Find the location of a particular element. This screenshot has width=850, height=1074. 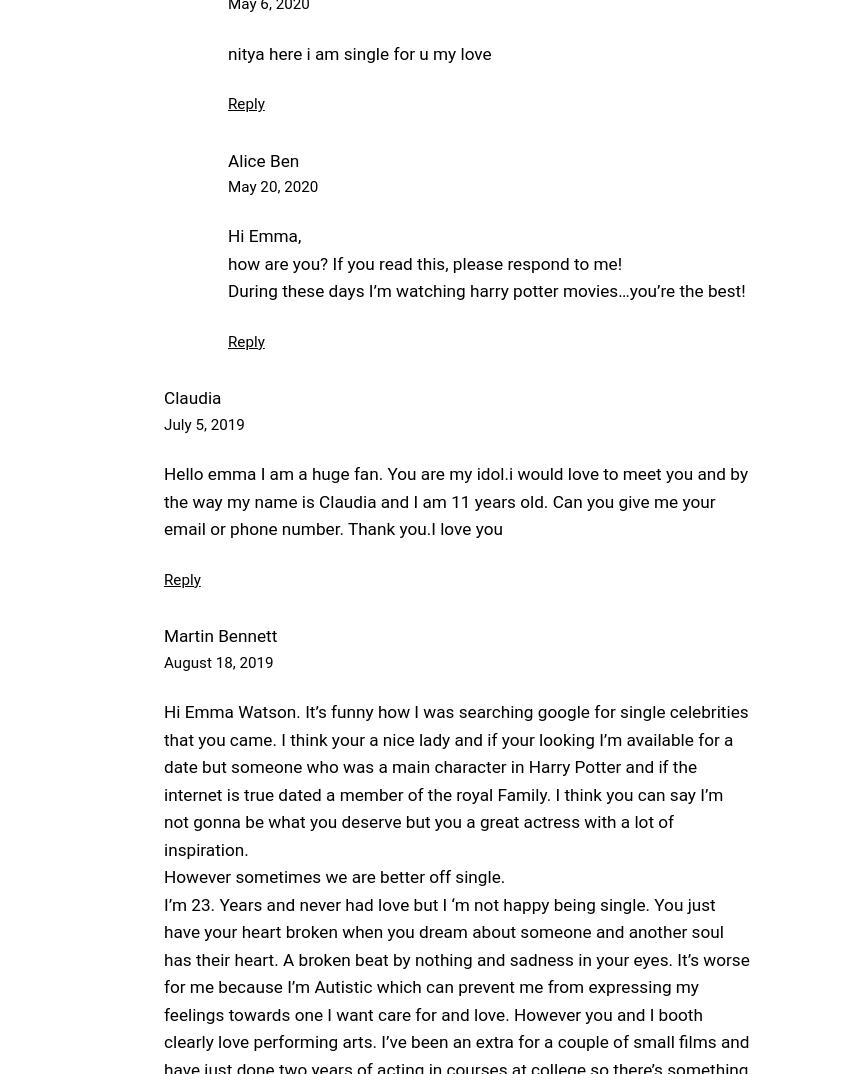

'During these days I’m watching harry potter movies…you’re the best!' is located at coordinates (486, 290).